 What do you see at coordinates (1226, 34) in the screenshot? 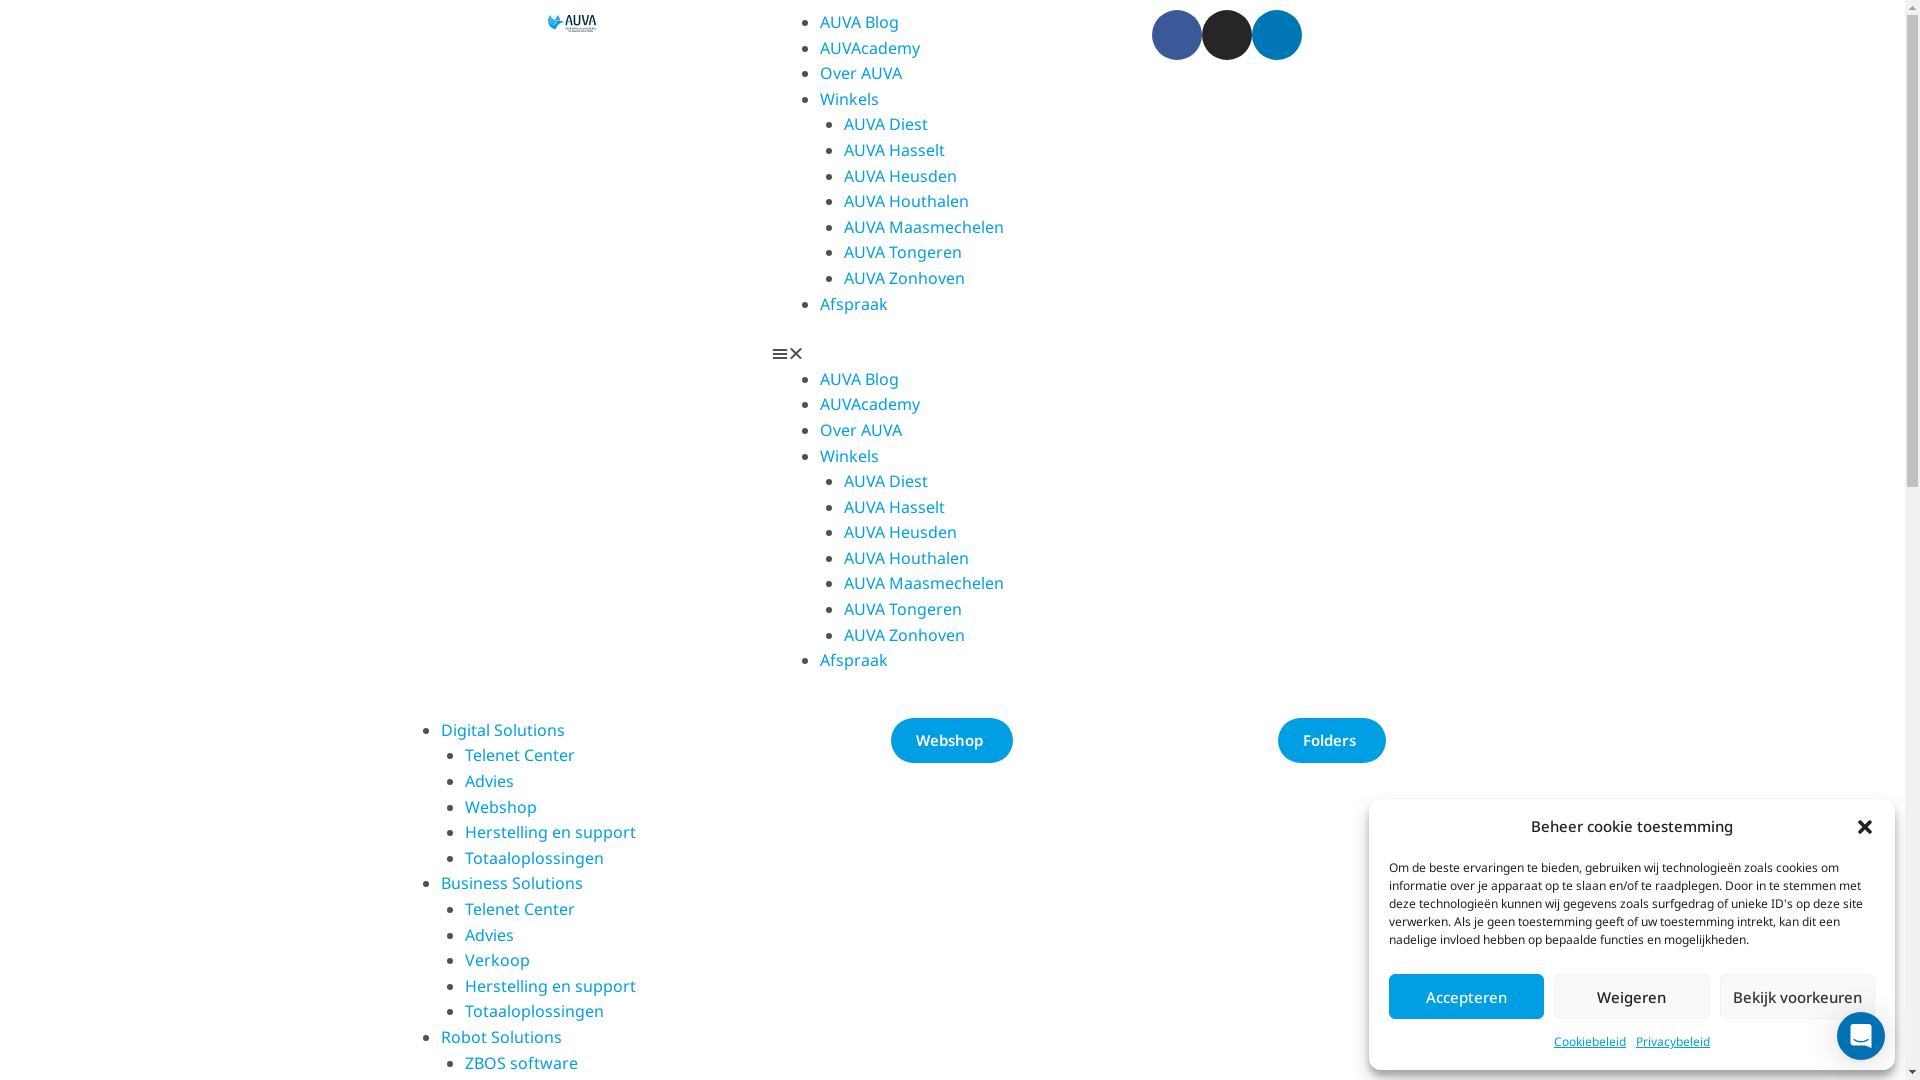
I see `'Instagram'` at bounding box center [1226, 34].